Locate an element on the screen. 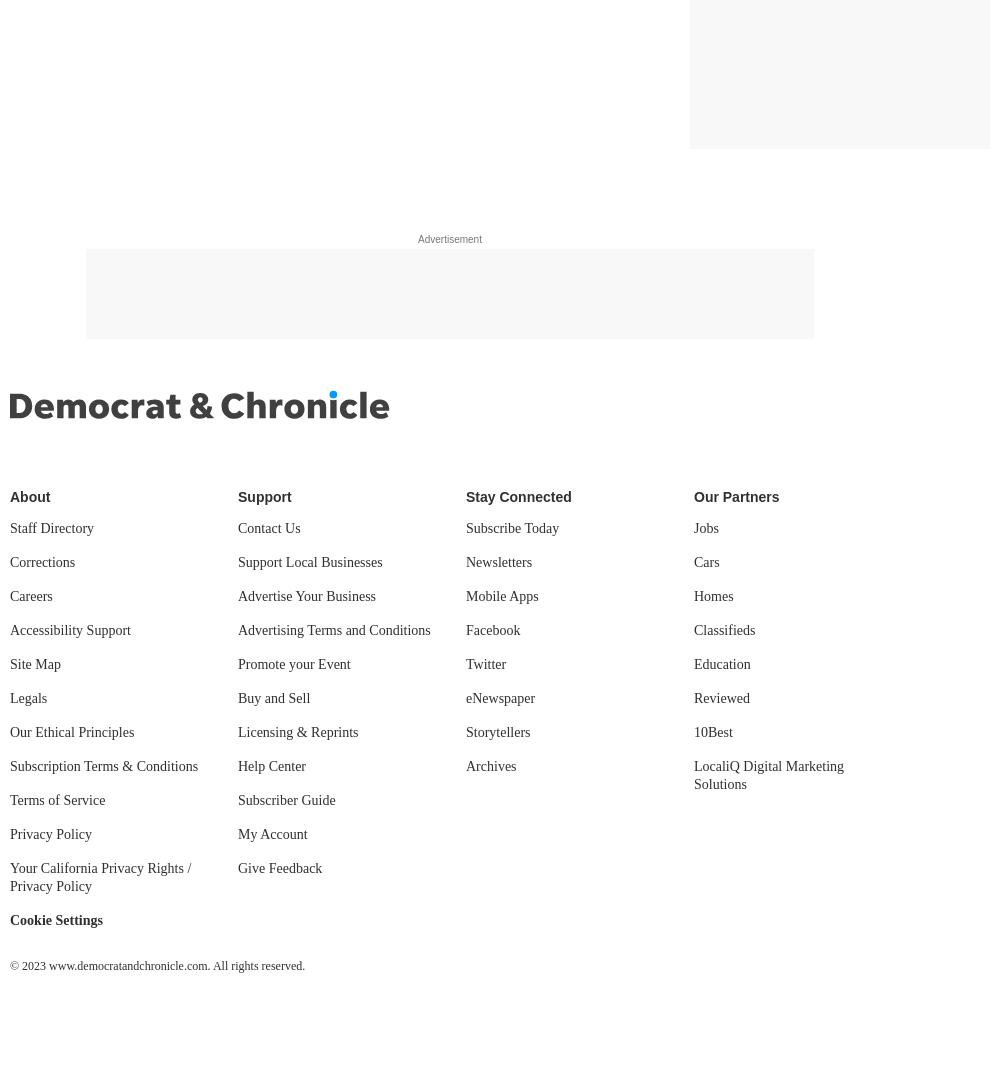 The image size is (1000, 1066). 'Jobs' is located at coordinates (705, 528).